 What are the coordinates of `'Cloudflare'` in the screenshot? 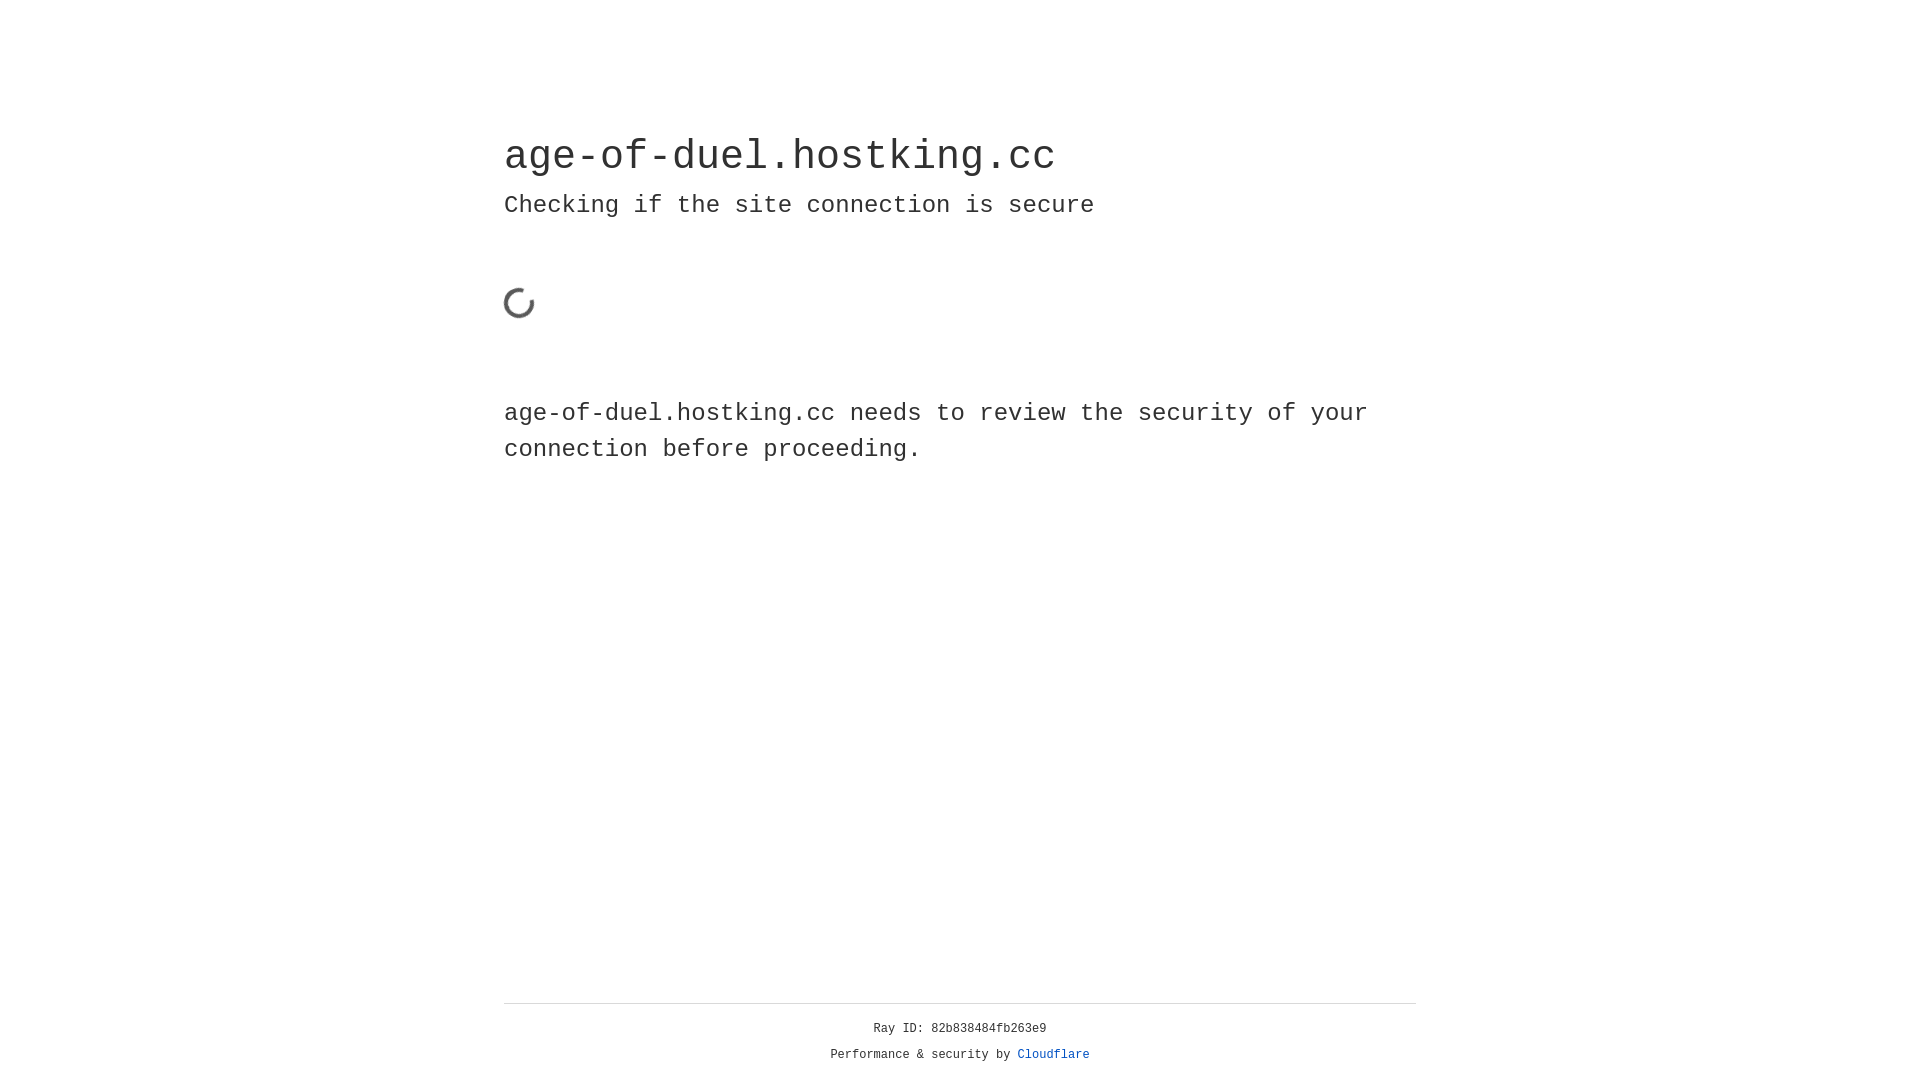 It's located at (1053, 1054).